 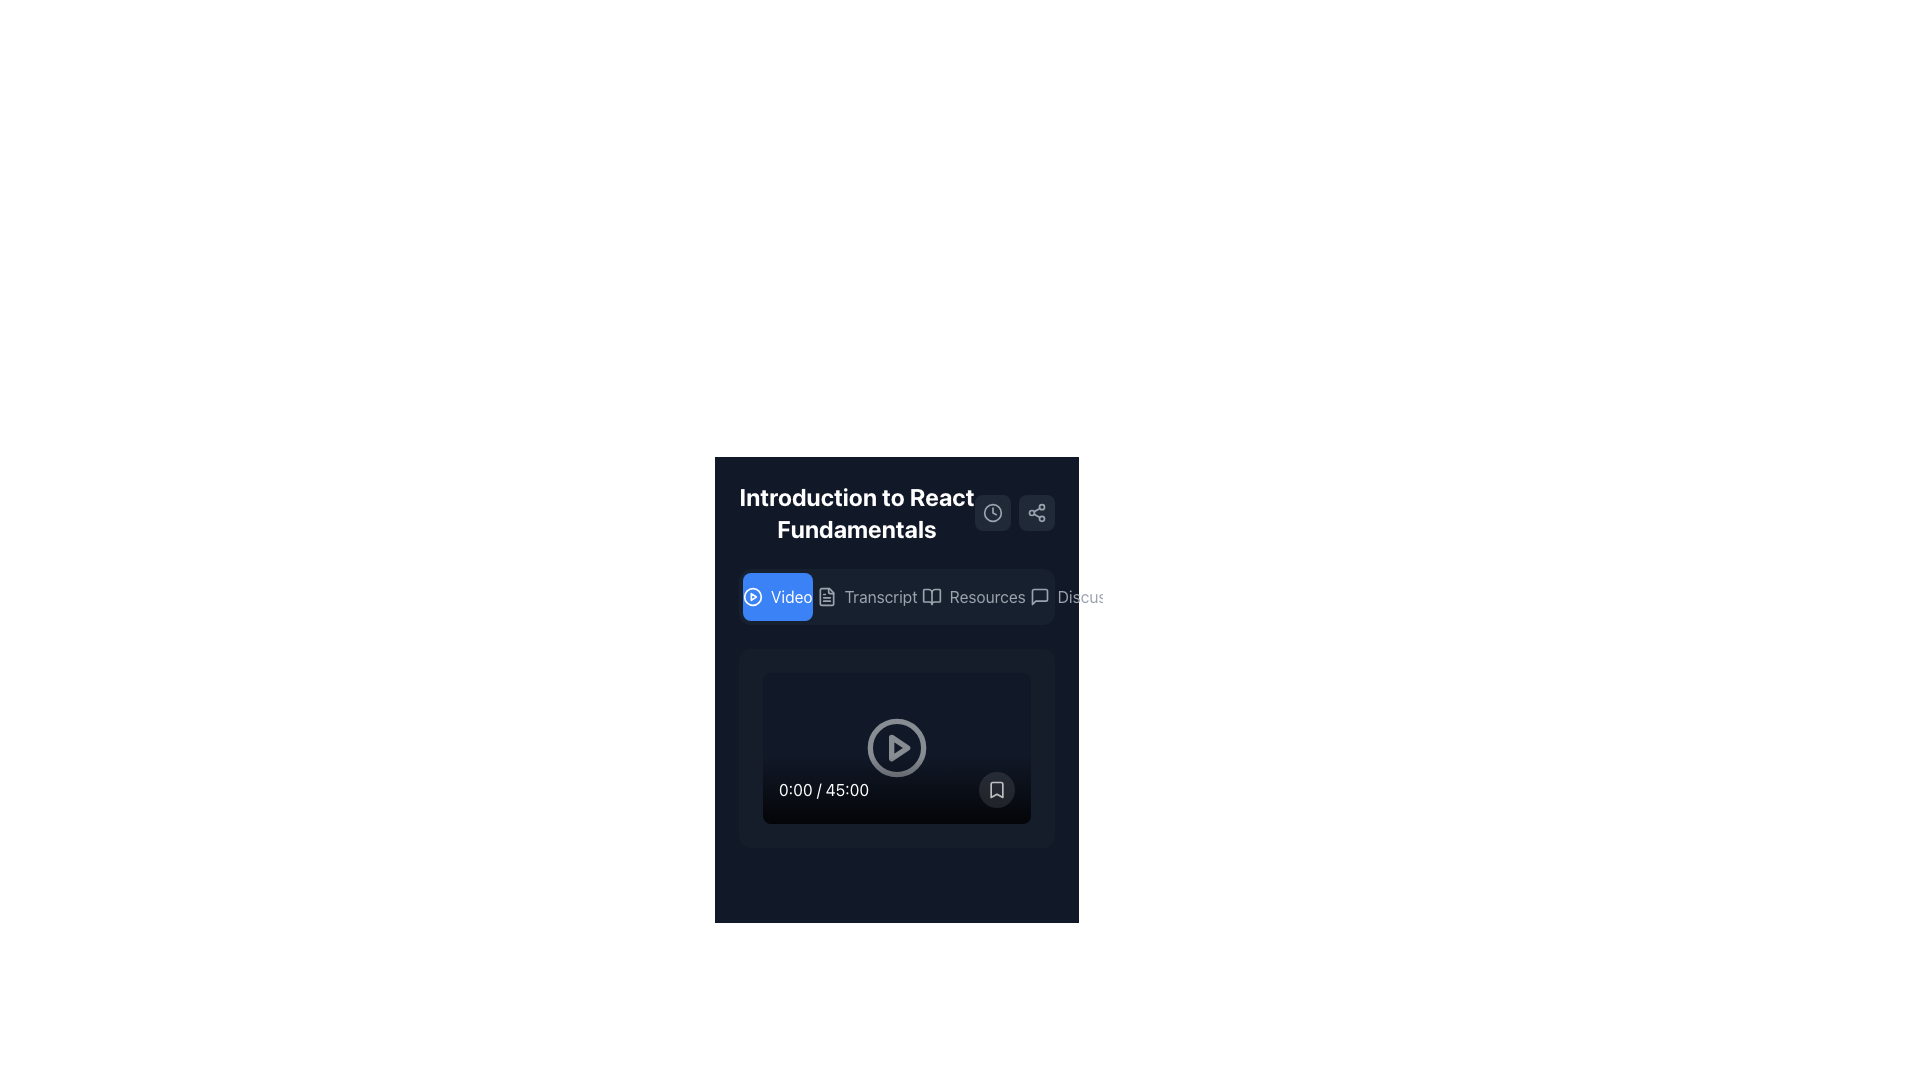 I want to click on the center of the circular play button icon within the video playback interface, so click(x=752, y=596).